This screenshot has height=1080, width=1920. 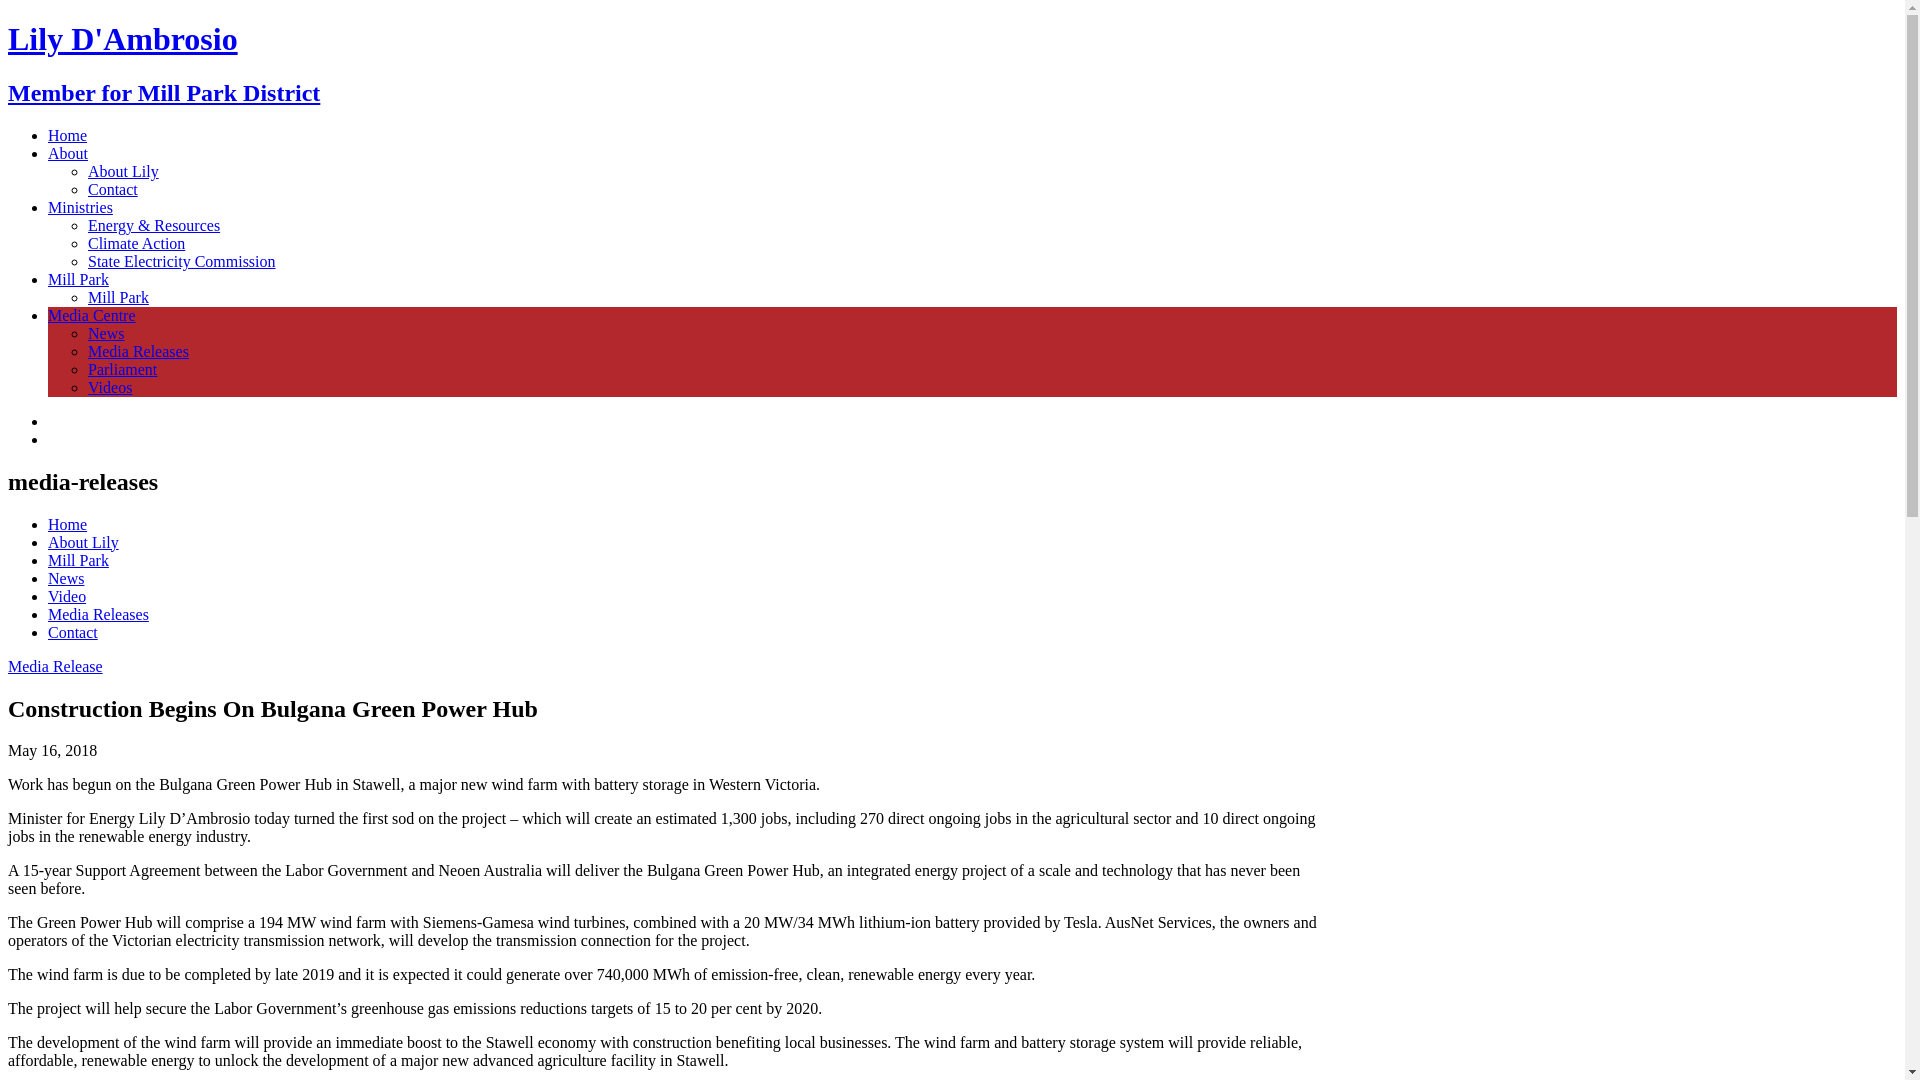 What do you see at coordinates (121, 369) in the screenshot?
I see `'Parliament'` at bounding box center [121, 369].